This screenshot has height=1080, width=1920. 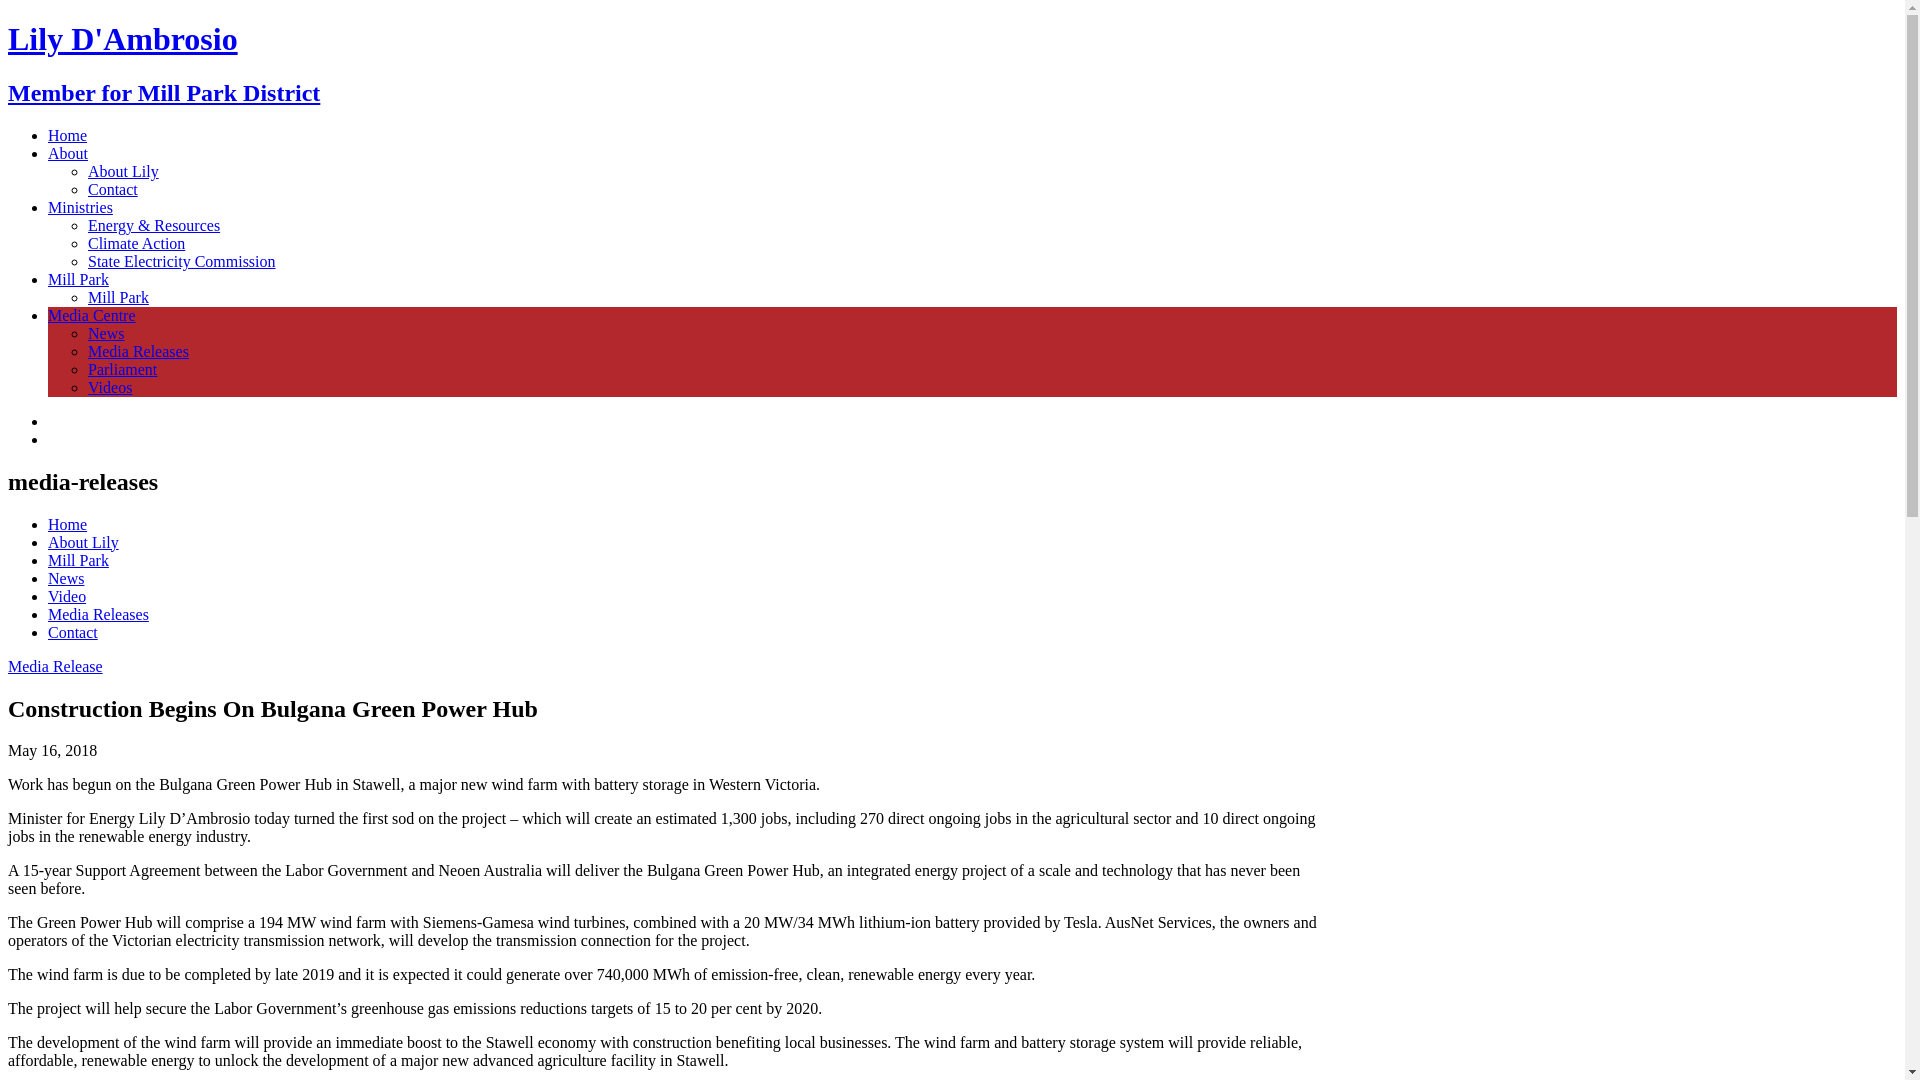 What do you see at coordinates (121, 369) in the screenshot?
I see `'Parliament'` at bounding box center [121, 369].